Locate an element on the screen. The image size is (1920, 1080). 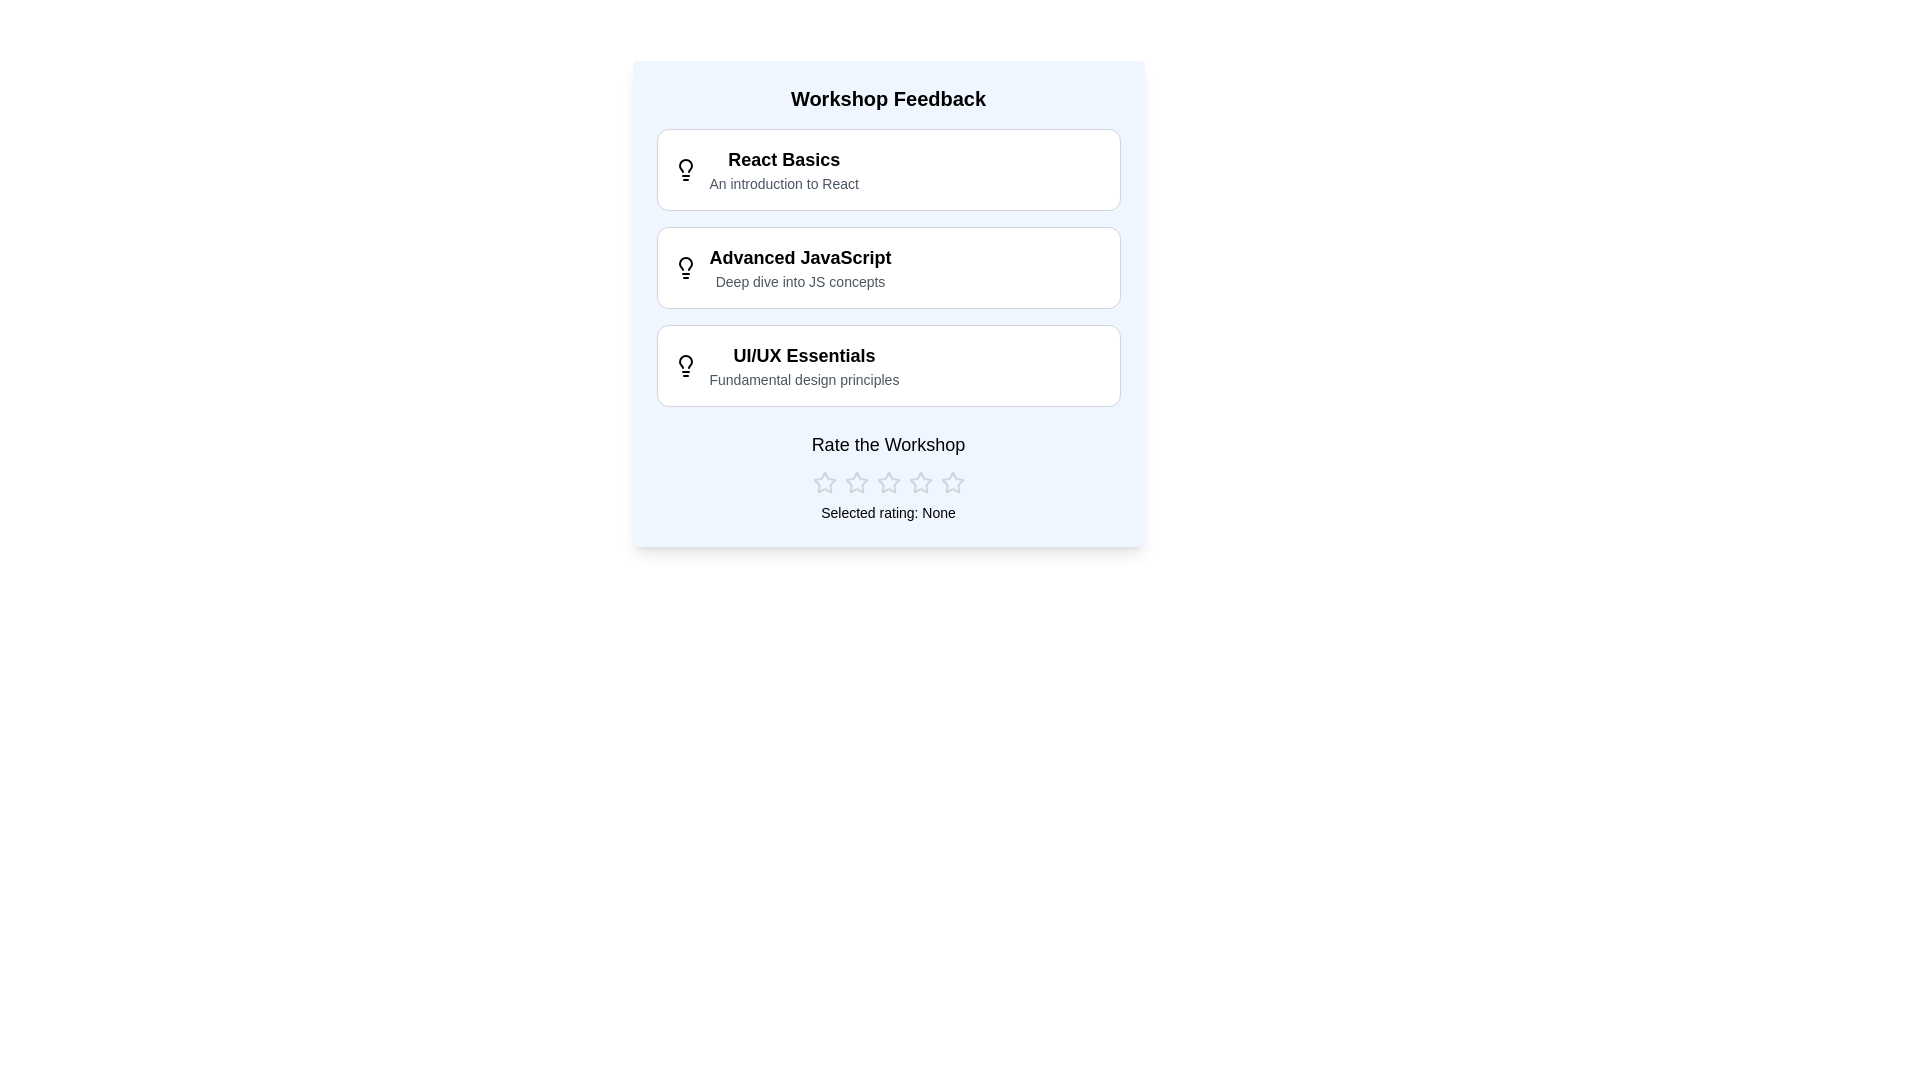
the text label displaying 'Deep dive into JS concepts' located underneath the title 'Advanced JavaScript' is located at coordinates (800, 281).